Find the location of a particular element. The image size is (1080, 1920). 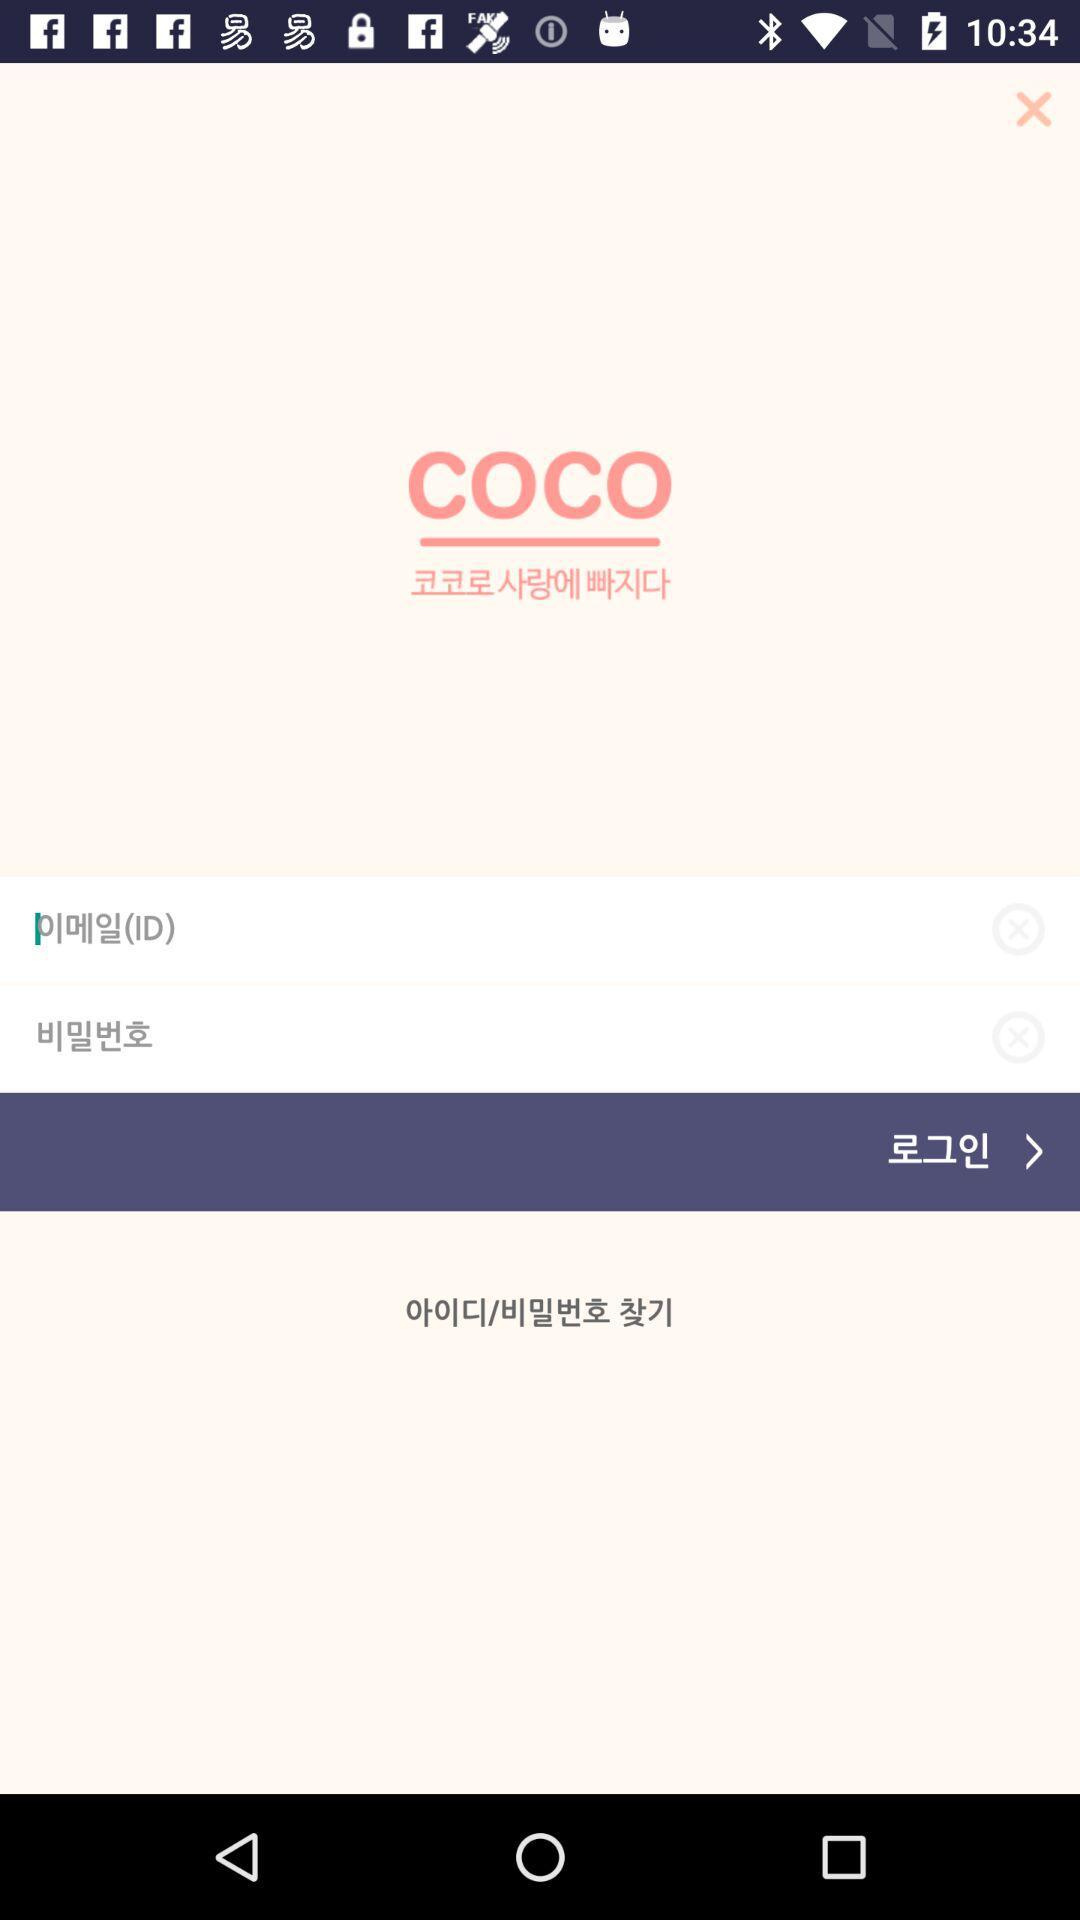

icon at the top right corner is located at coordinates (1027, 114).